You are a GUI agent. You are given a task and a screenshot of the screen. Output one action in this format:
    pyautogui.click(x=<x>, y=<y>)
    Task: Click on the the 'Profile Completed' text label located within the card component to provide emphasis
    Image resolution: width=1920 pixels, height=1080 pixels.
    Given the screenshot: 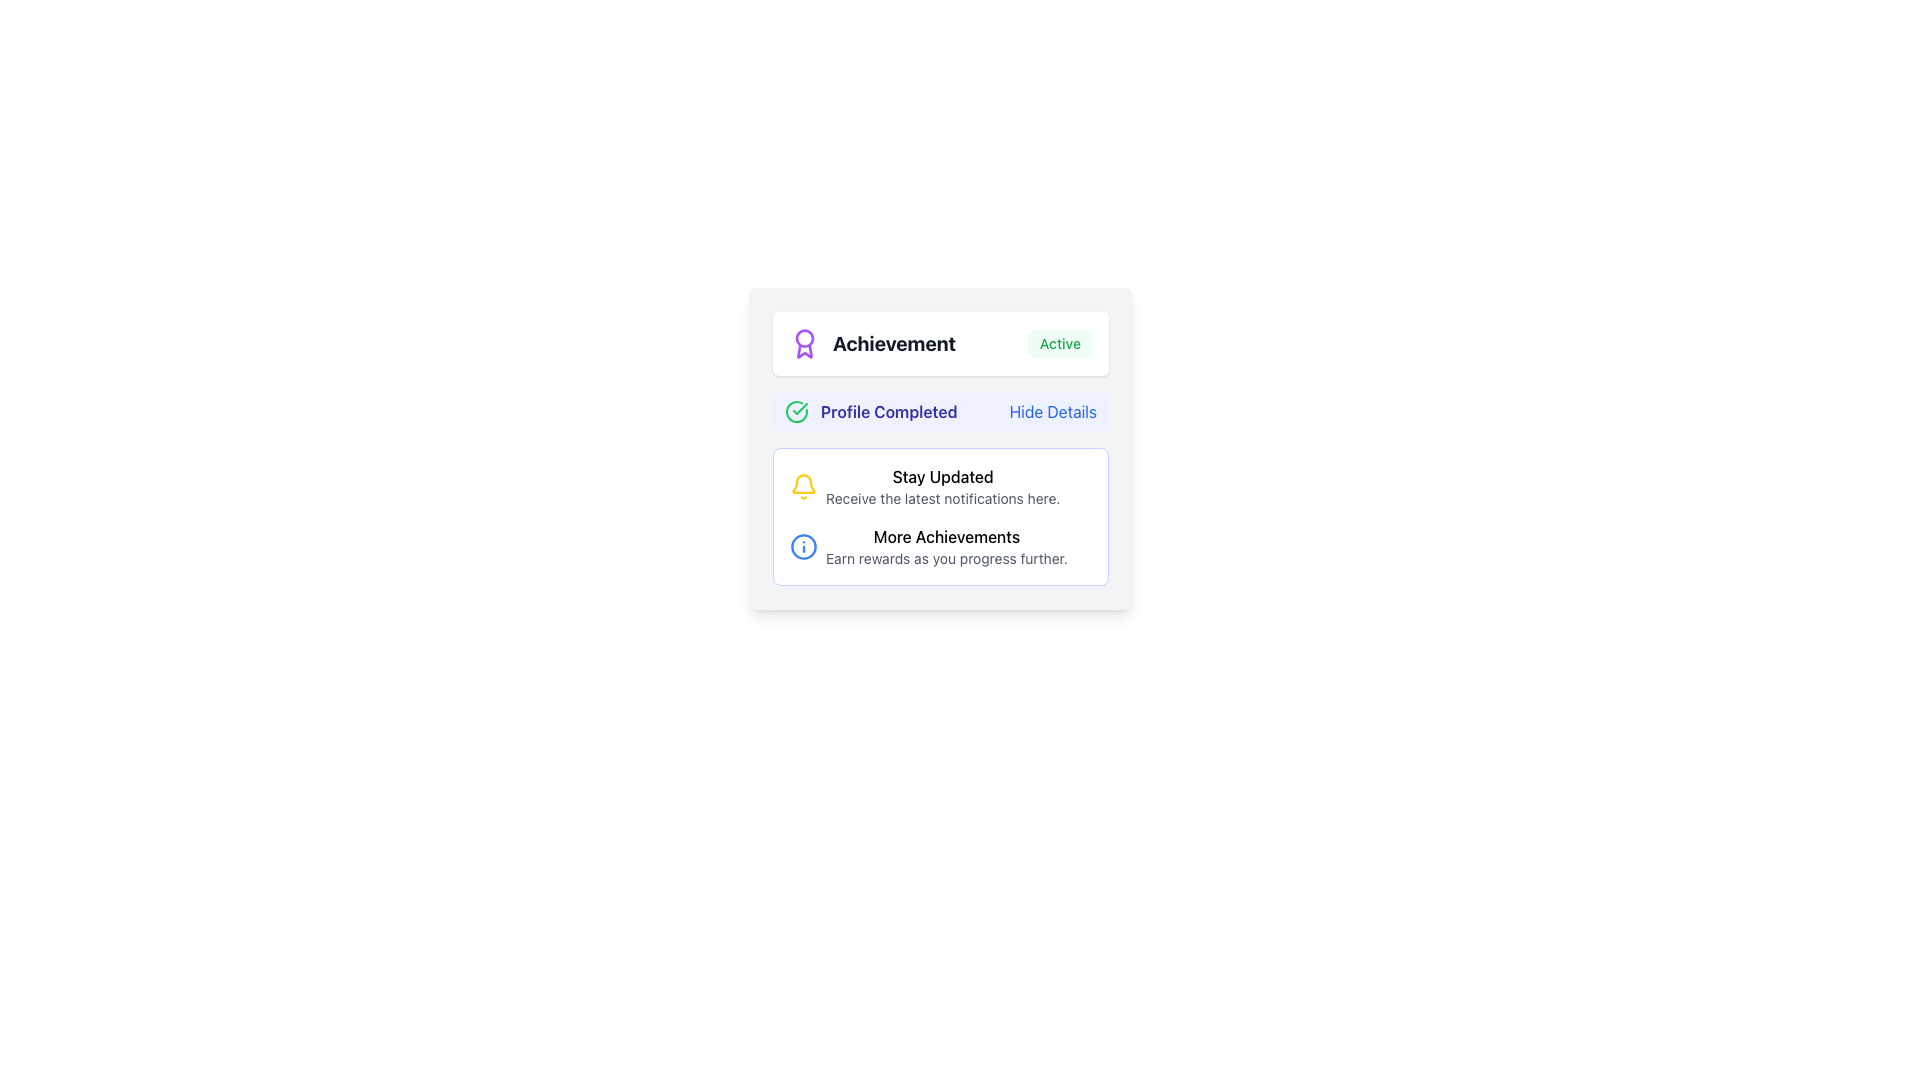 What is the action you would take?
    pyautogui.click(x=939, y=411)
    